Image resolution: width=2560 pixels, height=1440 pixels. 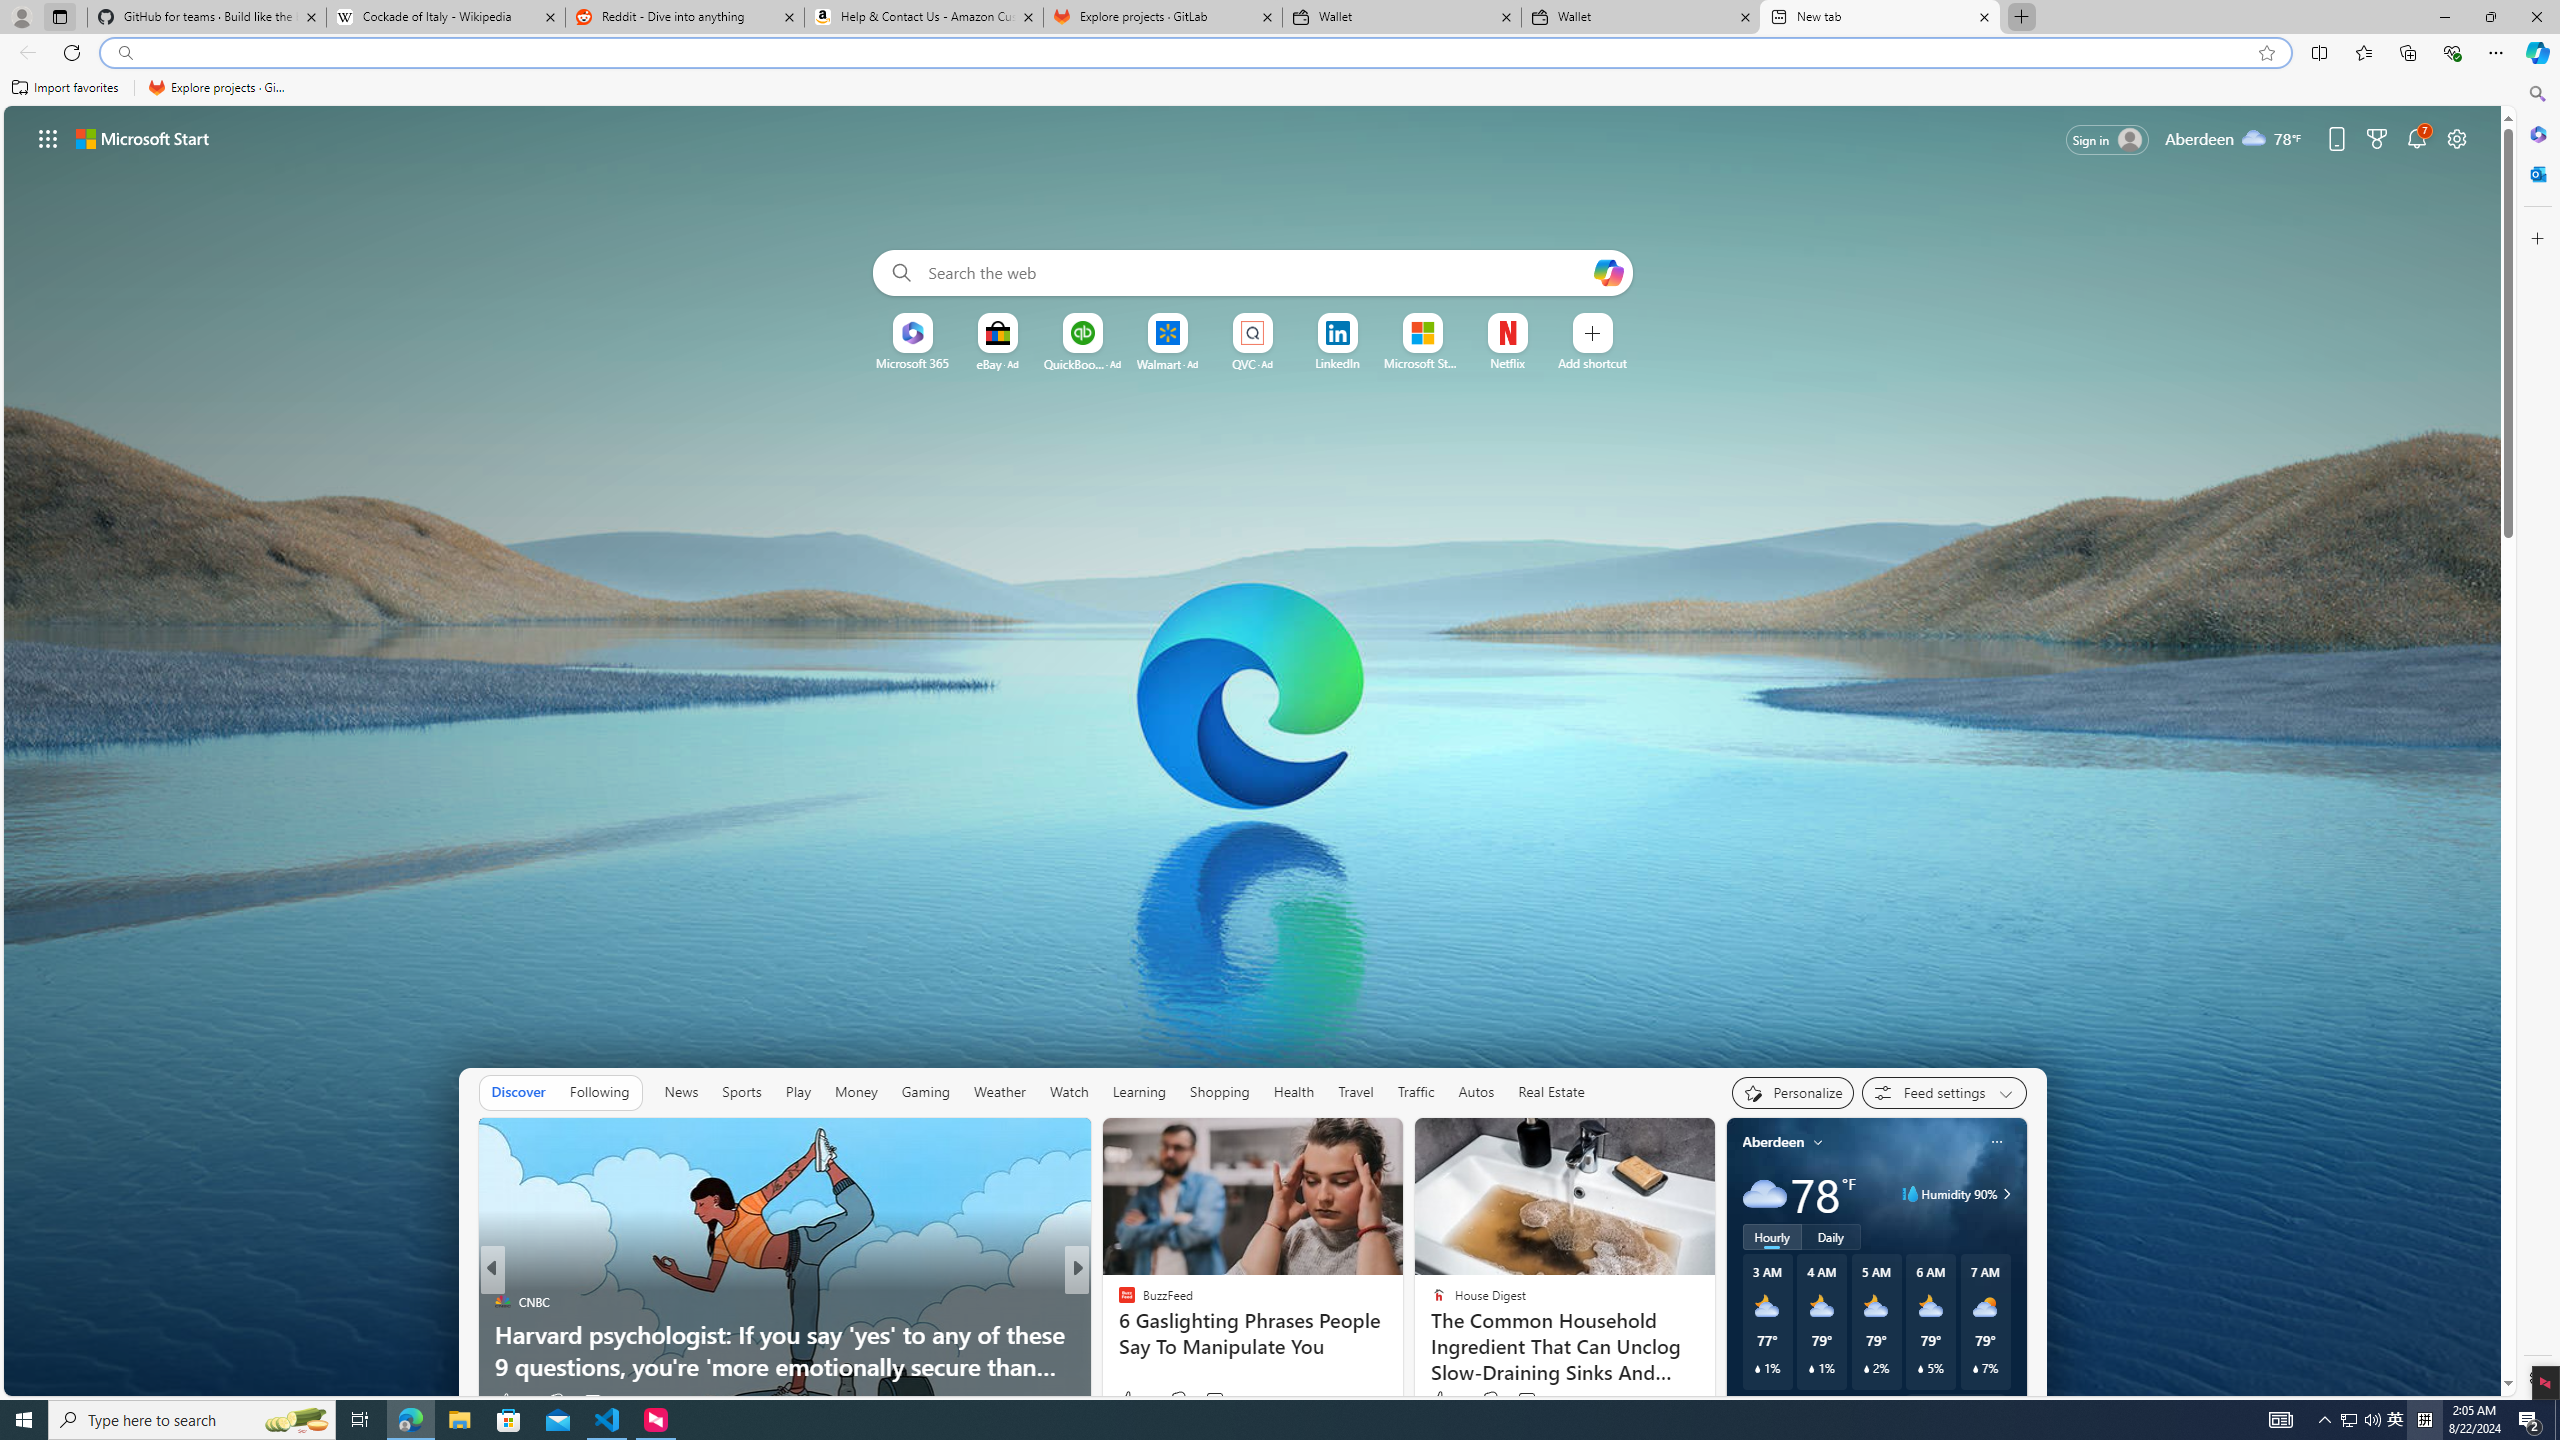 What do you see at coordinates (1117, 1333) in the screenshot?
I see `'Reader'` at bounding box center [1117, 1333].